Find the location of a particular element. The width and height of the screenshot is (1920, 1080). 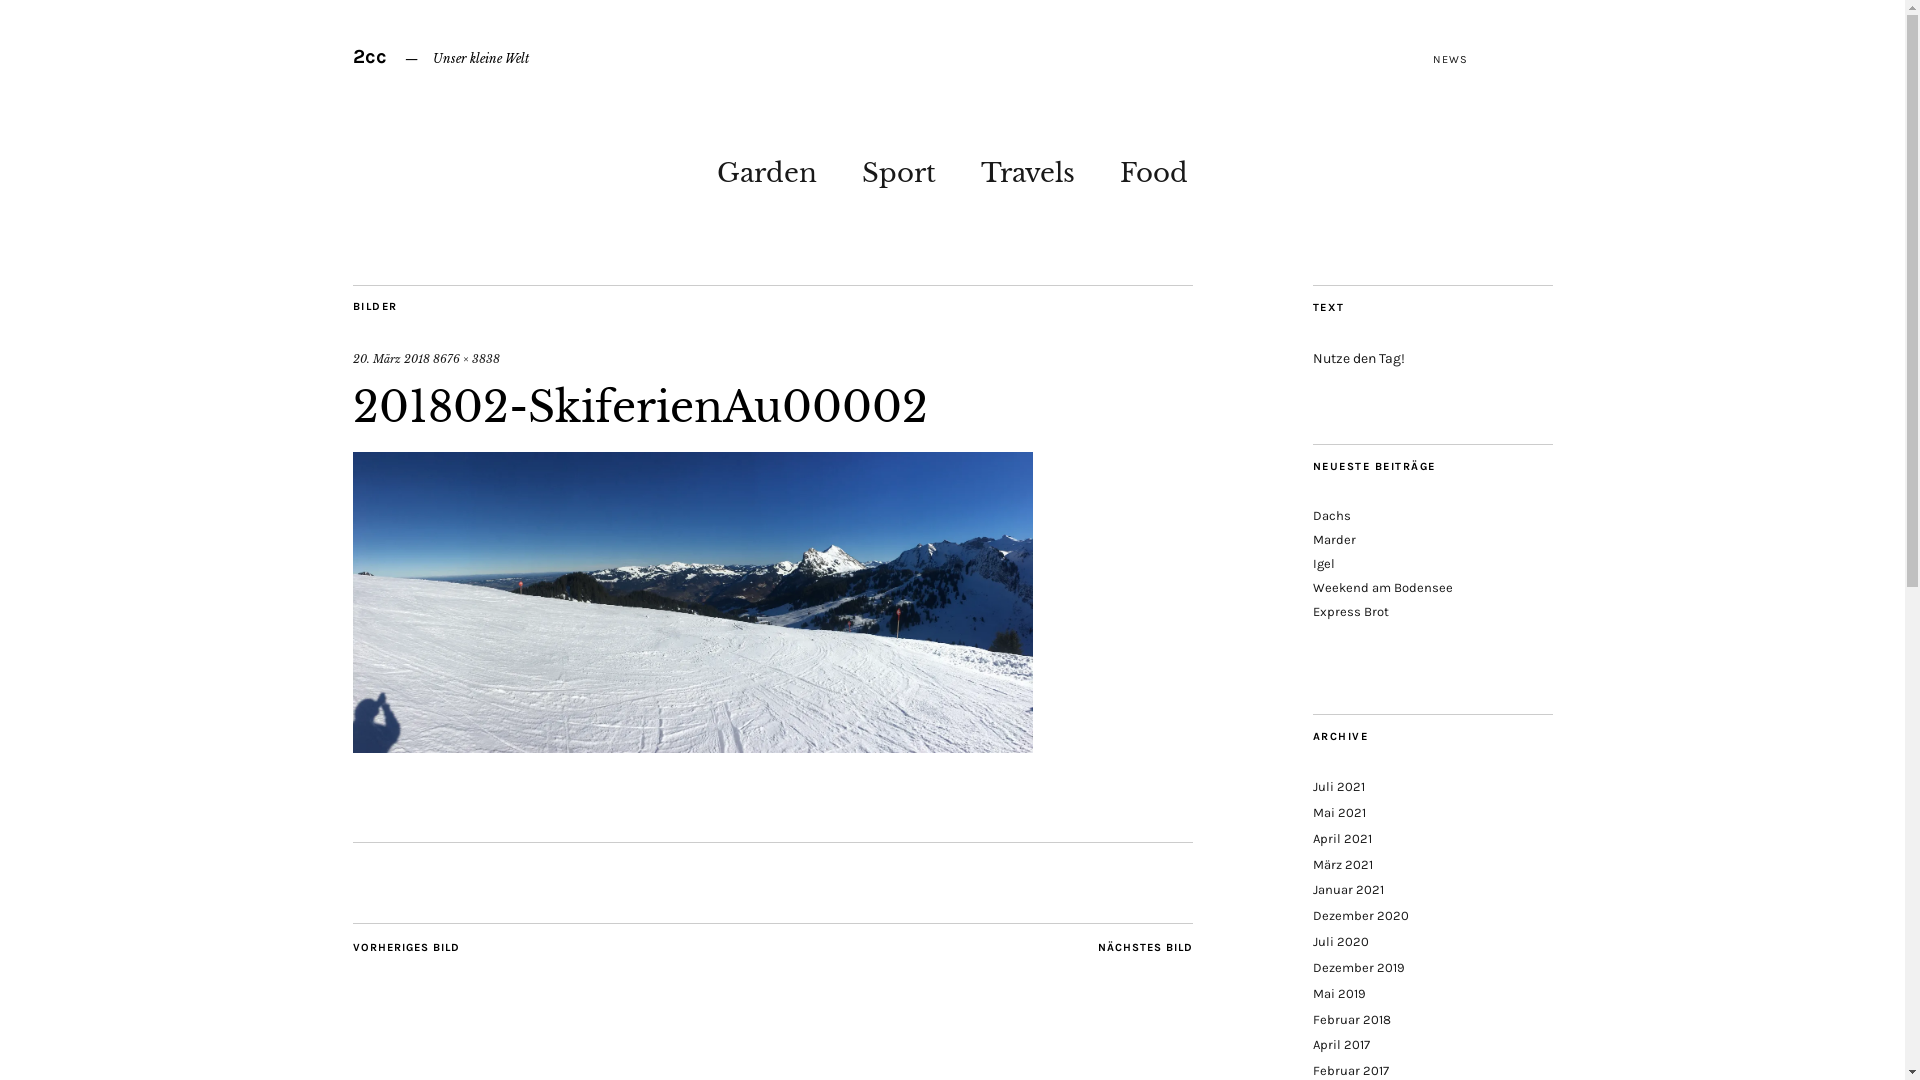

'Sport' is located at coordinates (897, 167).